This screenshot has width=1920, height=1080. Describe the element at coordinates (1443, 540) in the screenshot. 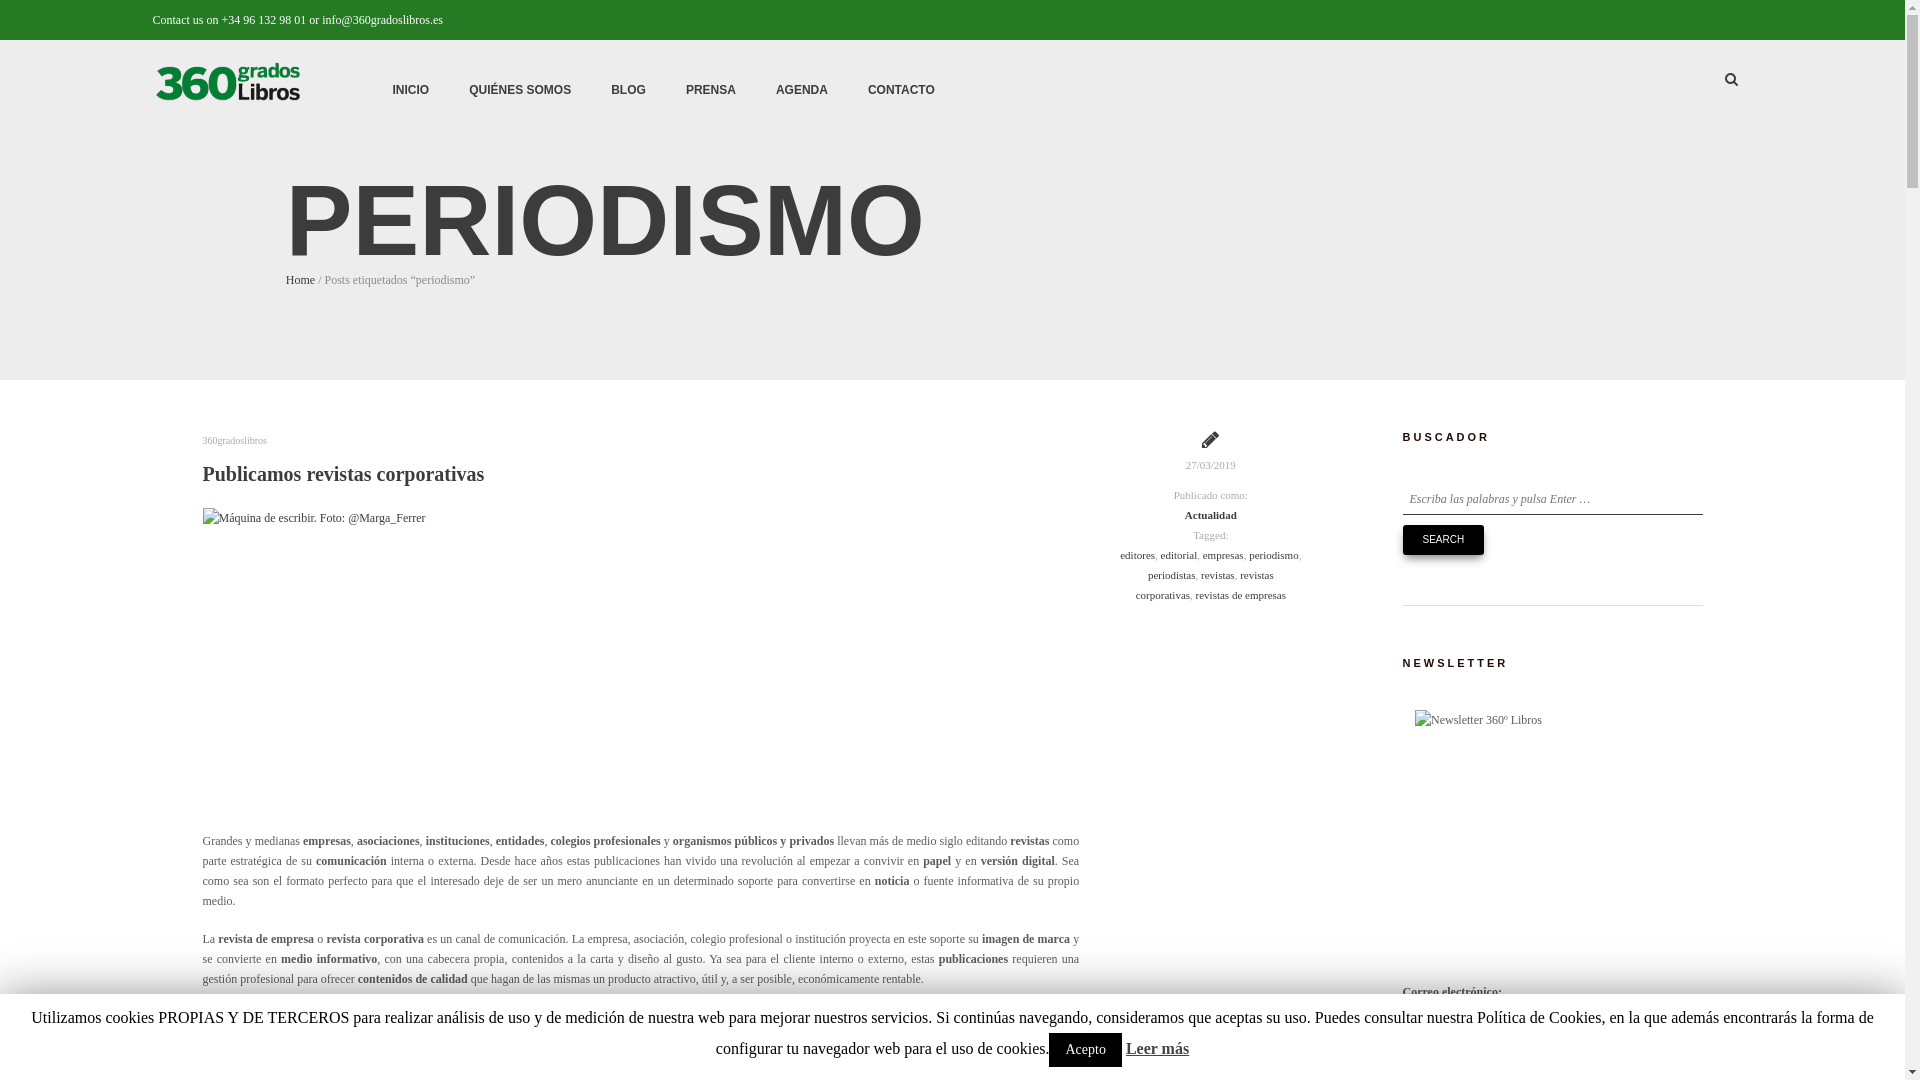

I see `'Search'` at that location.